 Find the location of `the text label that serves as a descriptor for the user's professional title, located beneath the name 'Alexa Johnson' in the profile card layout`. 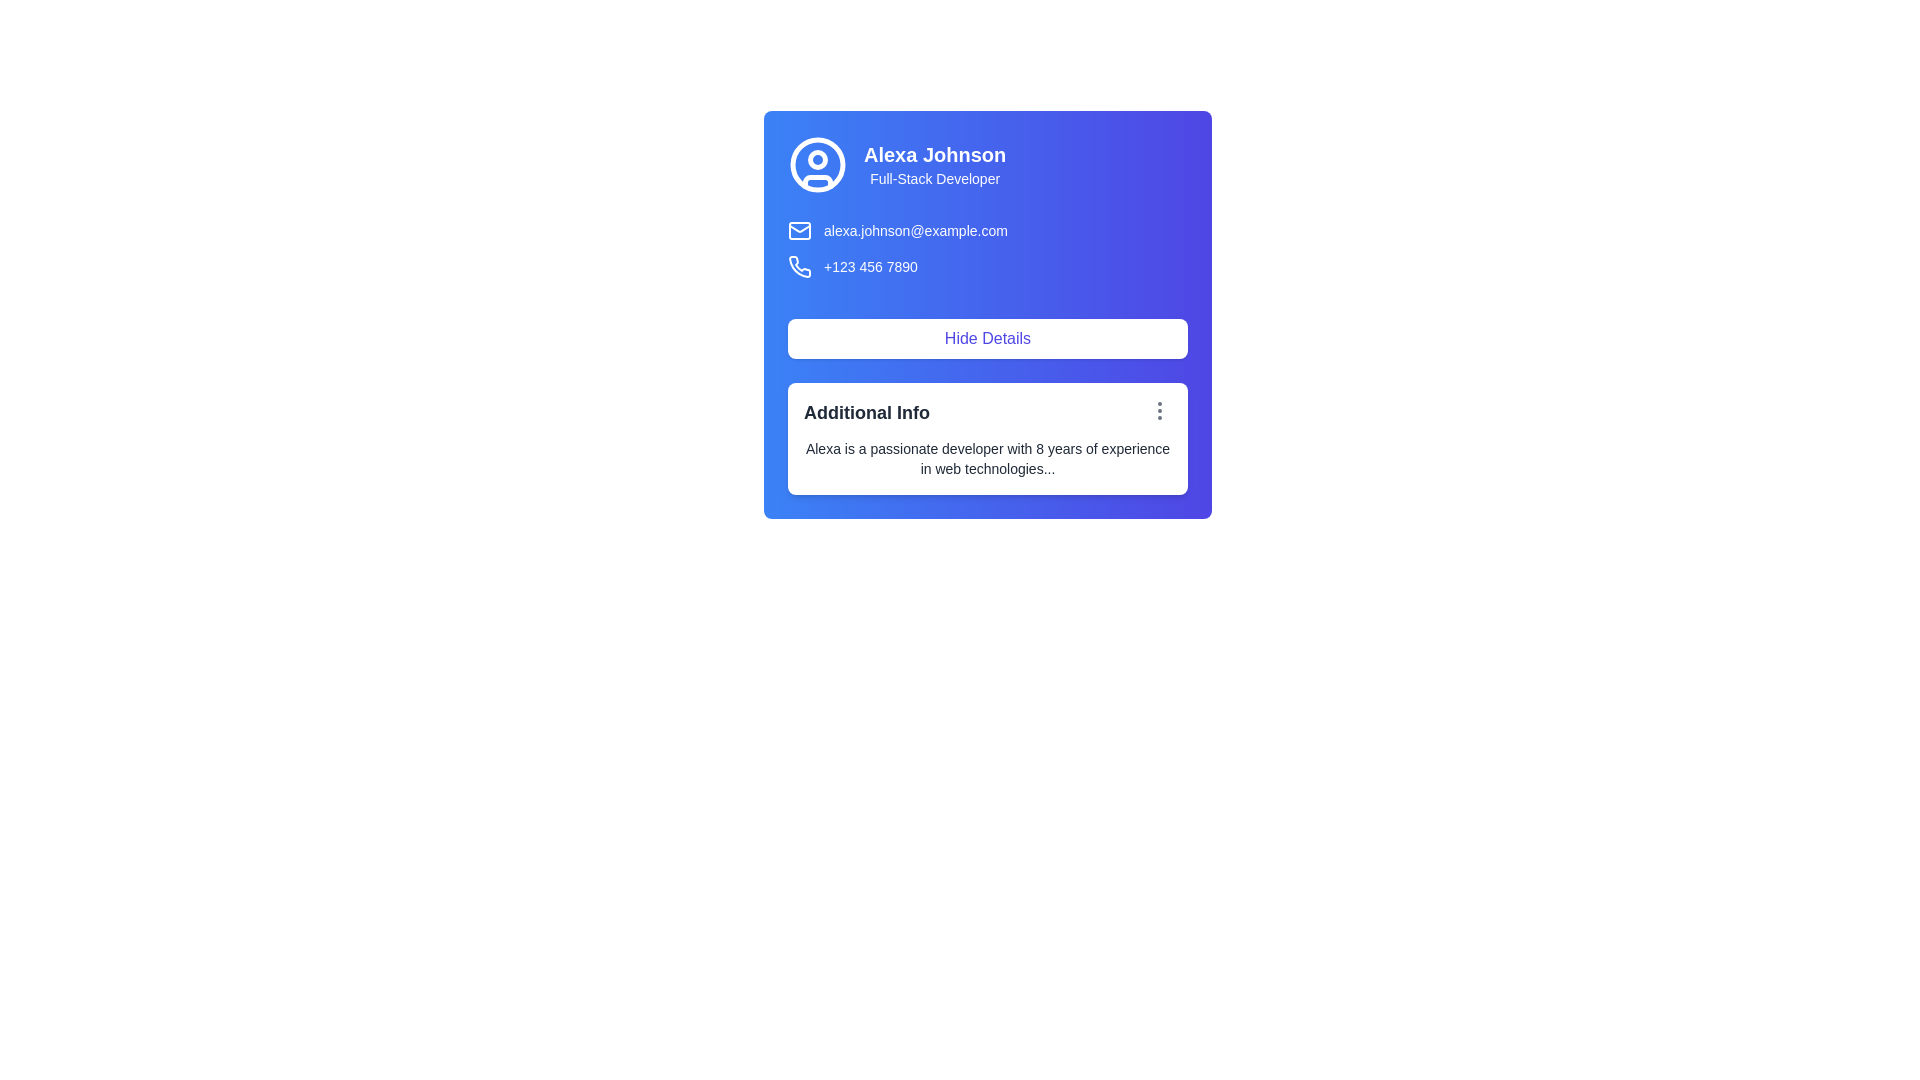

the text label that serves as a descriptor for the user's professional title, located beneath the name 'Alexa Johnson' in the profile card layout is located at coordinates (934, 177).